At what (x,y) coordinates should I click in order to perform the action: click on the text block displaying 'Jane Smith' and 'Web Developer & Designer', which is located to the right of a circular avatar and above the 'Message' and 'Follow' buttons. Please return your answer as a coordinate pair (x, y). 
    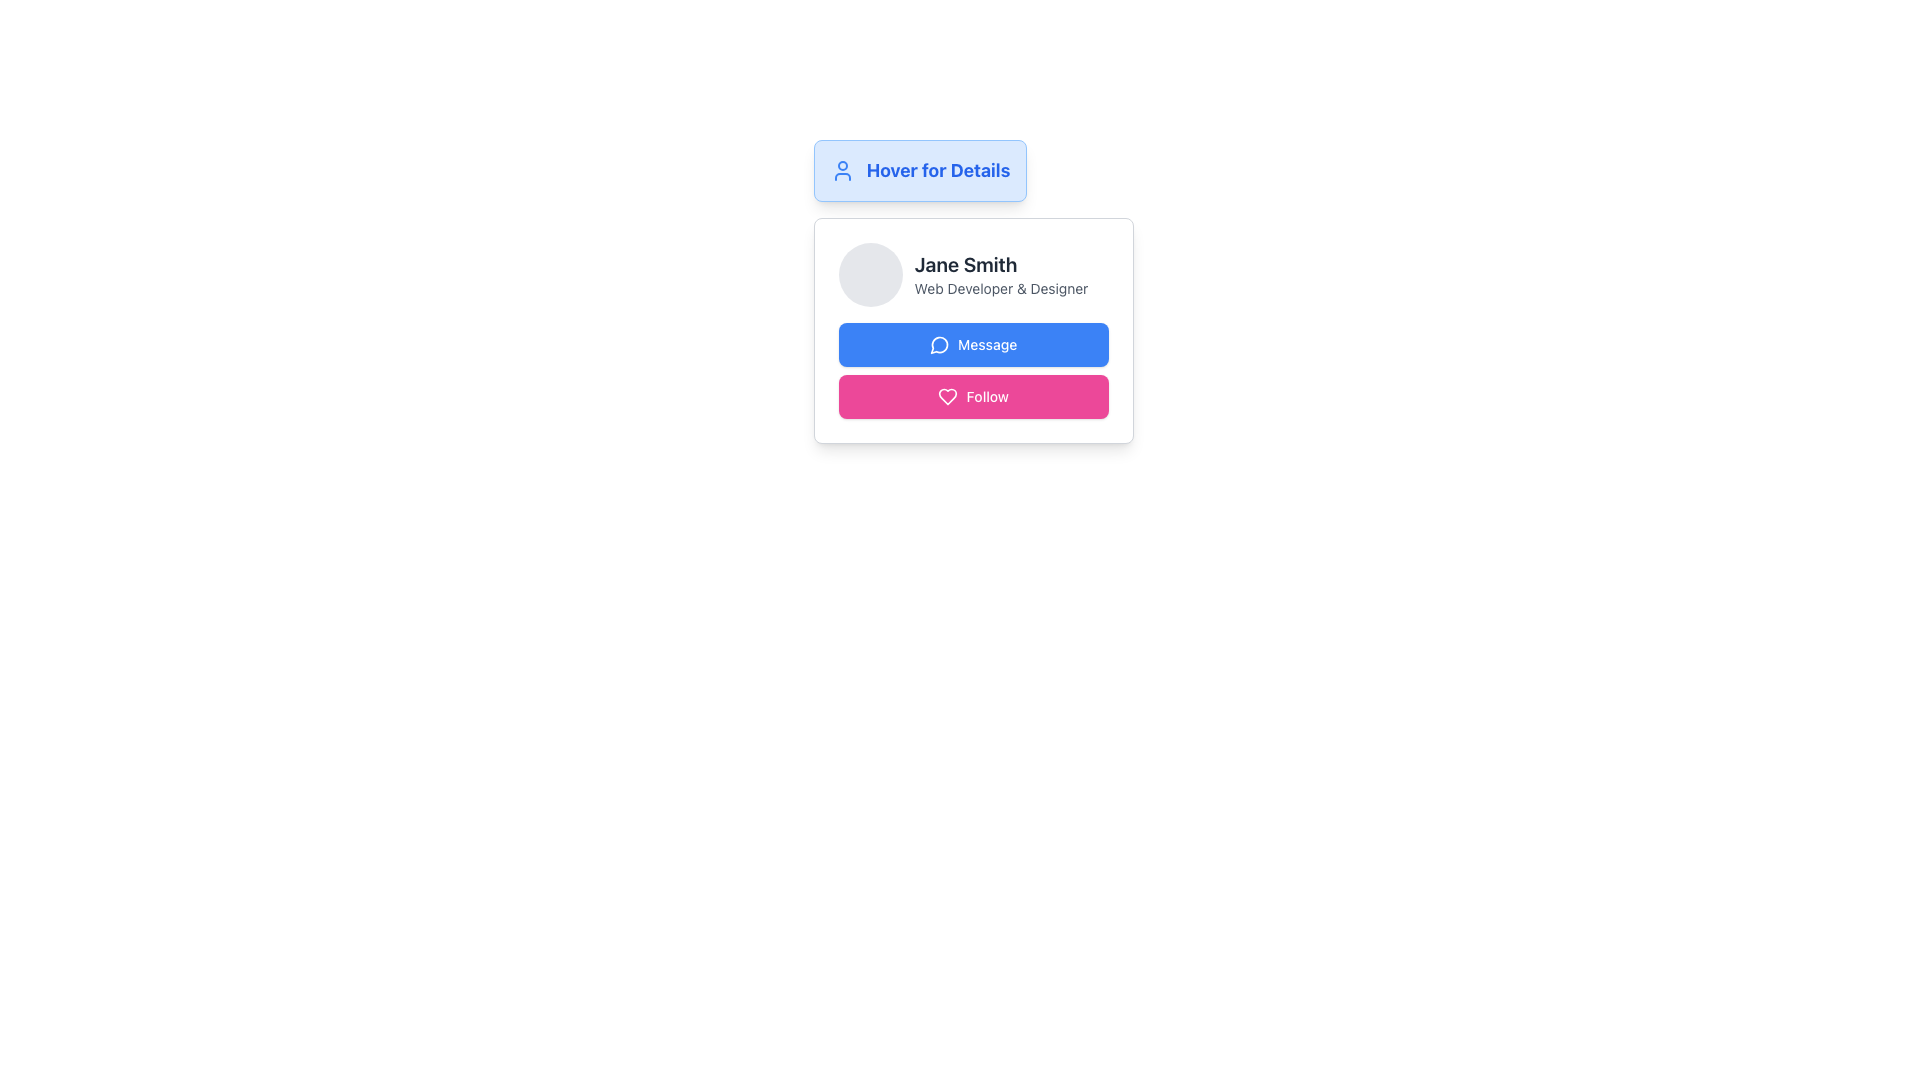
    Looking at the image, I should click on (1001, 274).